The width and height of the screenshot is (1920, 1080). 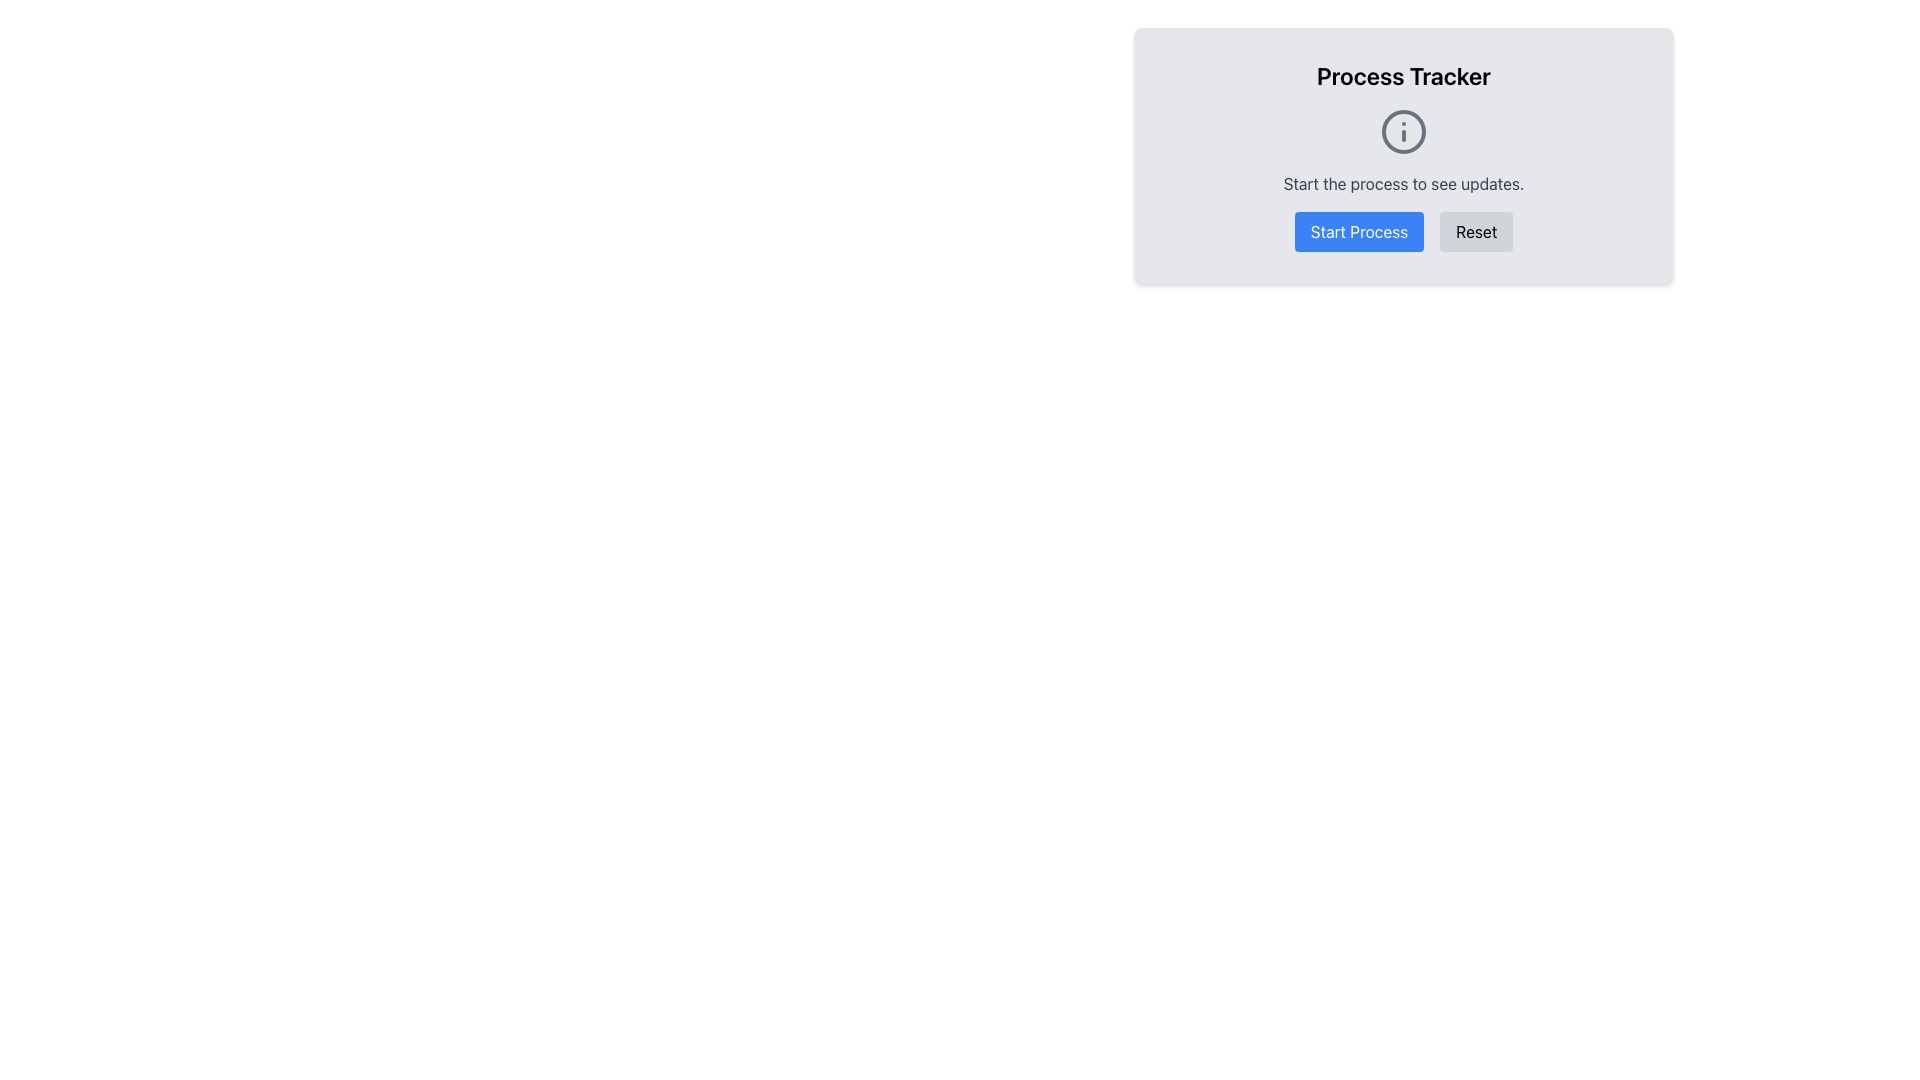 I want to click on the circular background of the information icon located at the top of the 'Process Tracker' card-like section, so click(x=1402, y=131).